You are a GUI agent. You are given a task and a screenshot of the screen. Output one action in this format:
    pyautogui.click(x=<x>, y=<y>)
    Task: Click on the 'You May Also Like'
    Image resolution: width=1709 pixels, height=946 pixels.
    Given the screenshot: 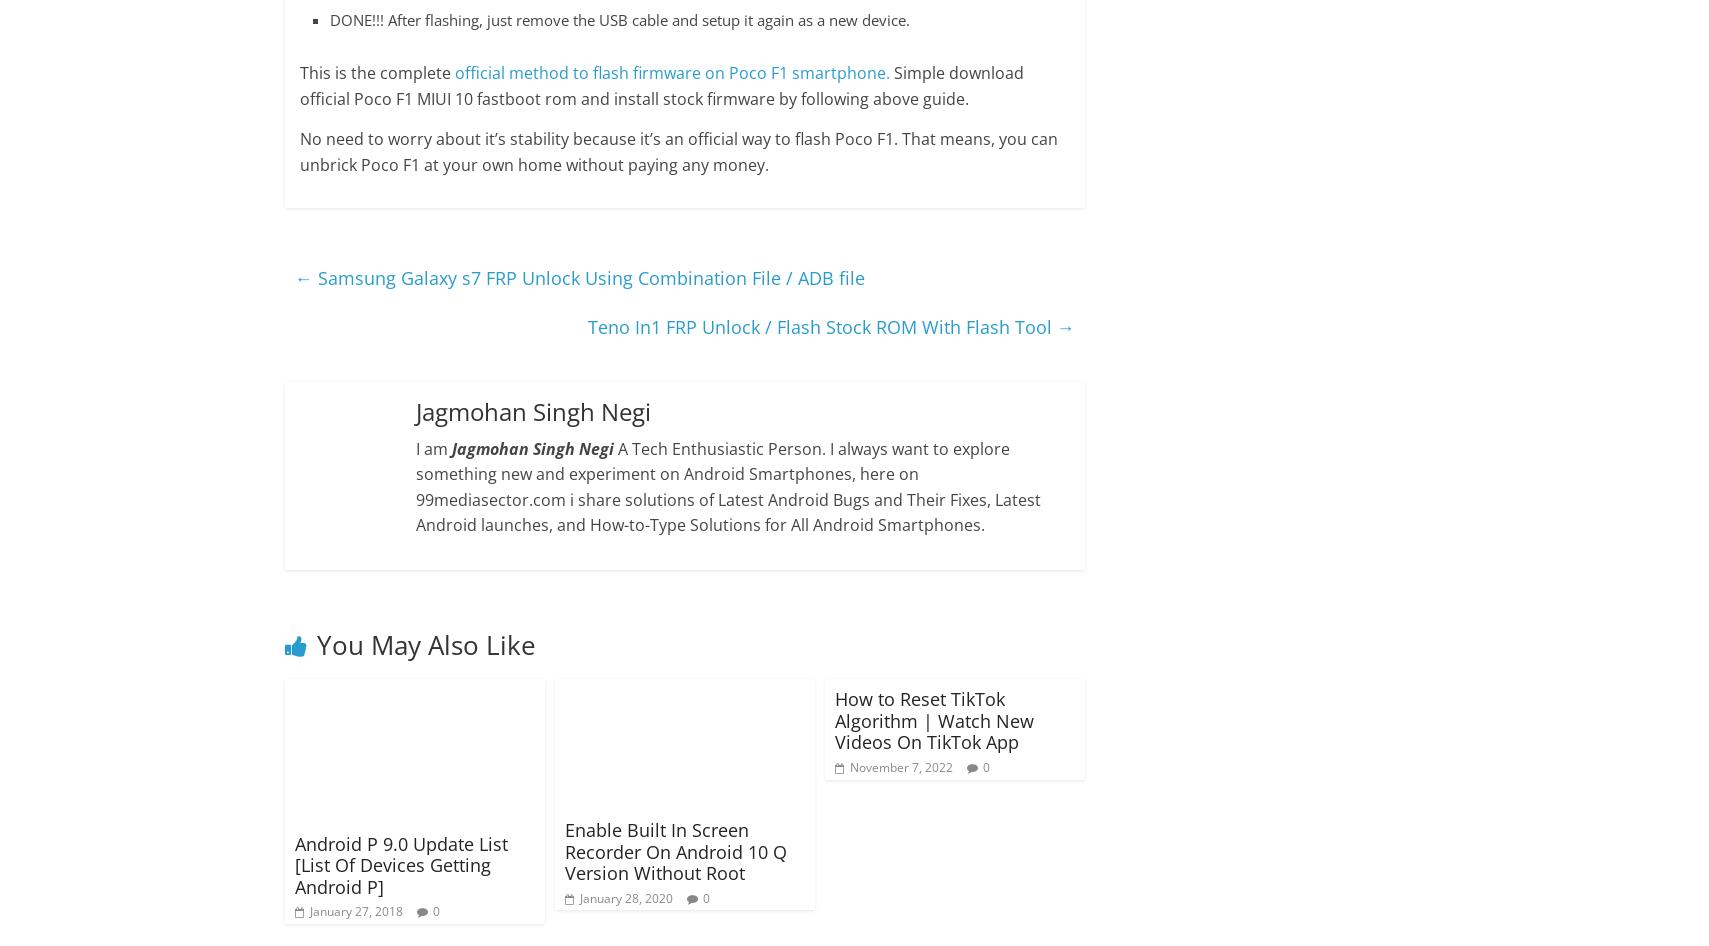 What is the action you would take?
    pyautogui.click(x=424, y=644)
    